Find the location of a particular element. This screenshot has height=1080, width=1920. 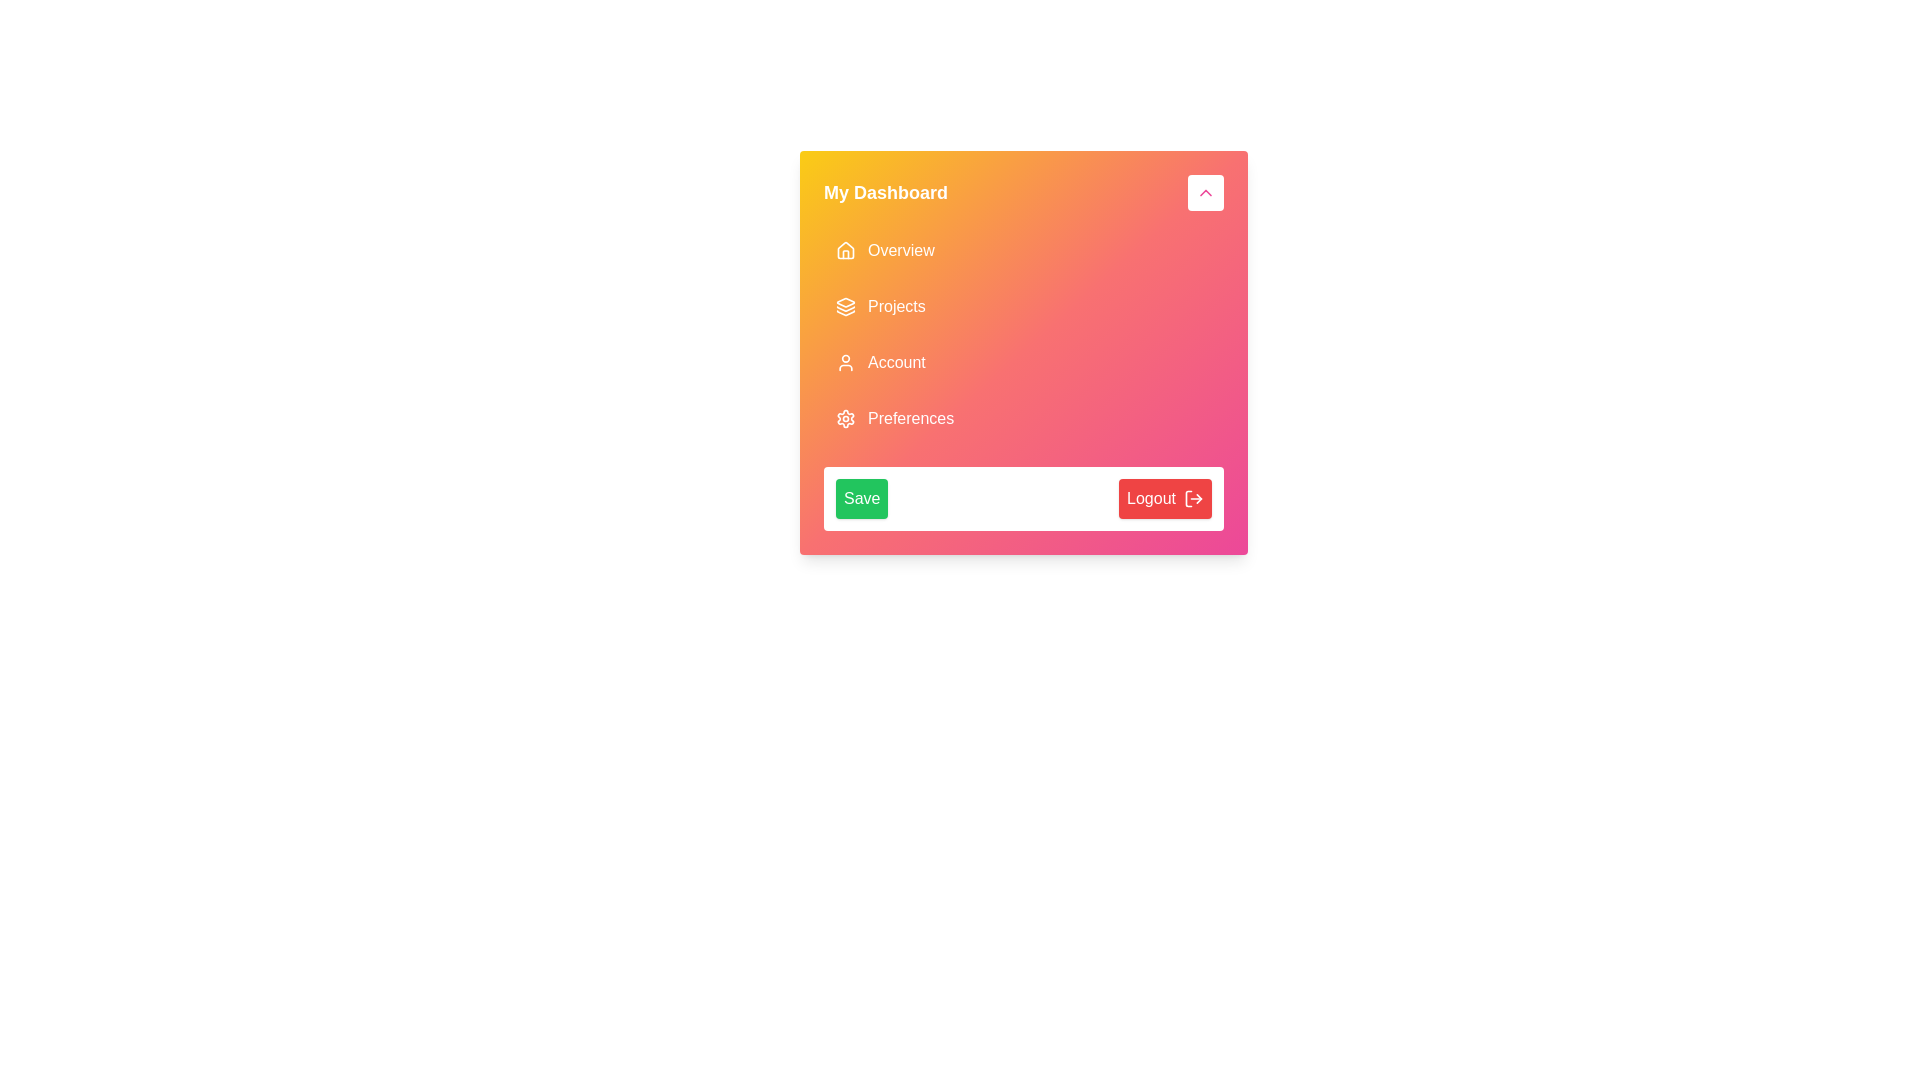

the small house icon located in the 'My Dashboard' menu is located at coordinates (845, 249).